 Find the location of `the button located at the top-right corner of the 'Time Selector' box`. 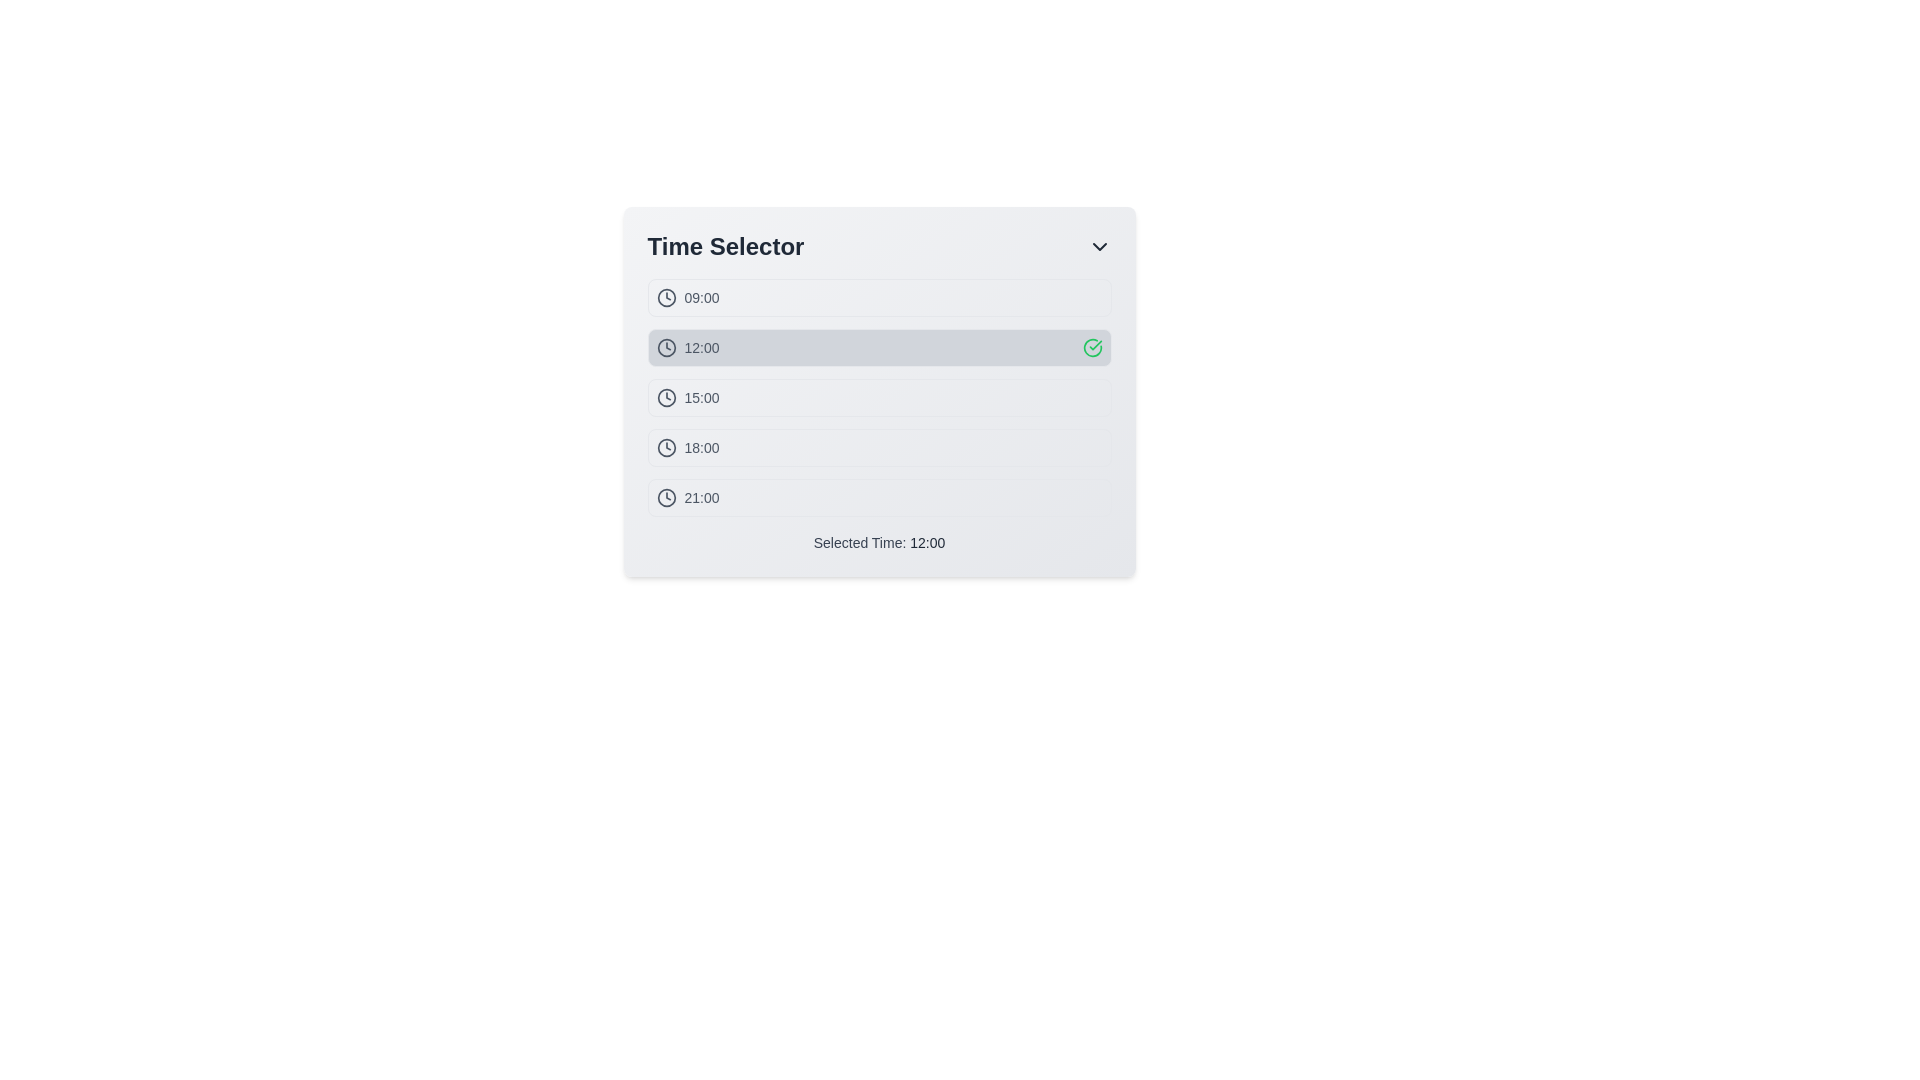

the button located at the top-right corner of the 'Time Selector' box is located at coordinates (1098, 245).